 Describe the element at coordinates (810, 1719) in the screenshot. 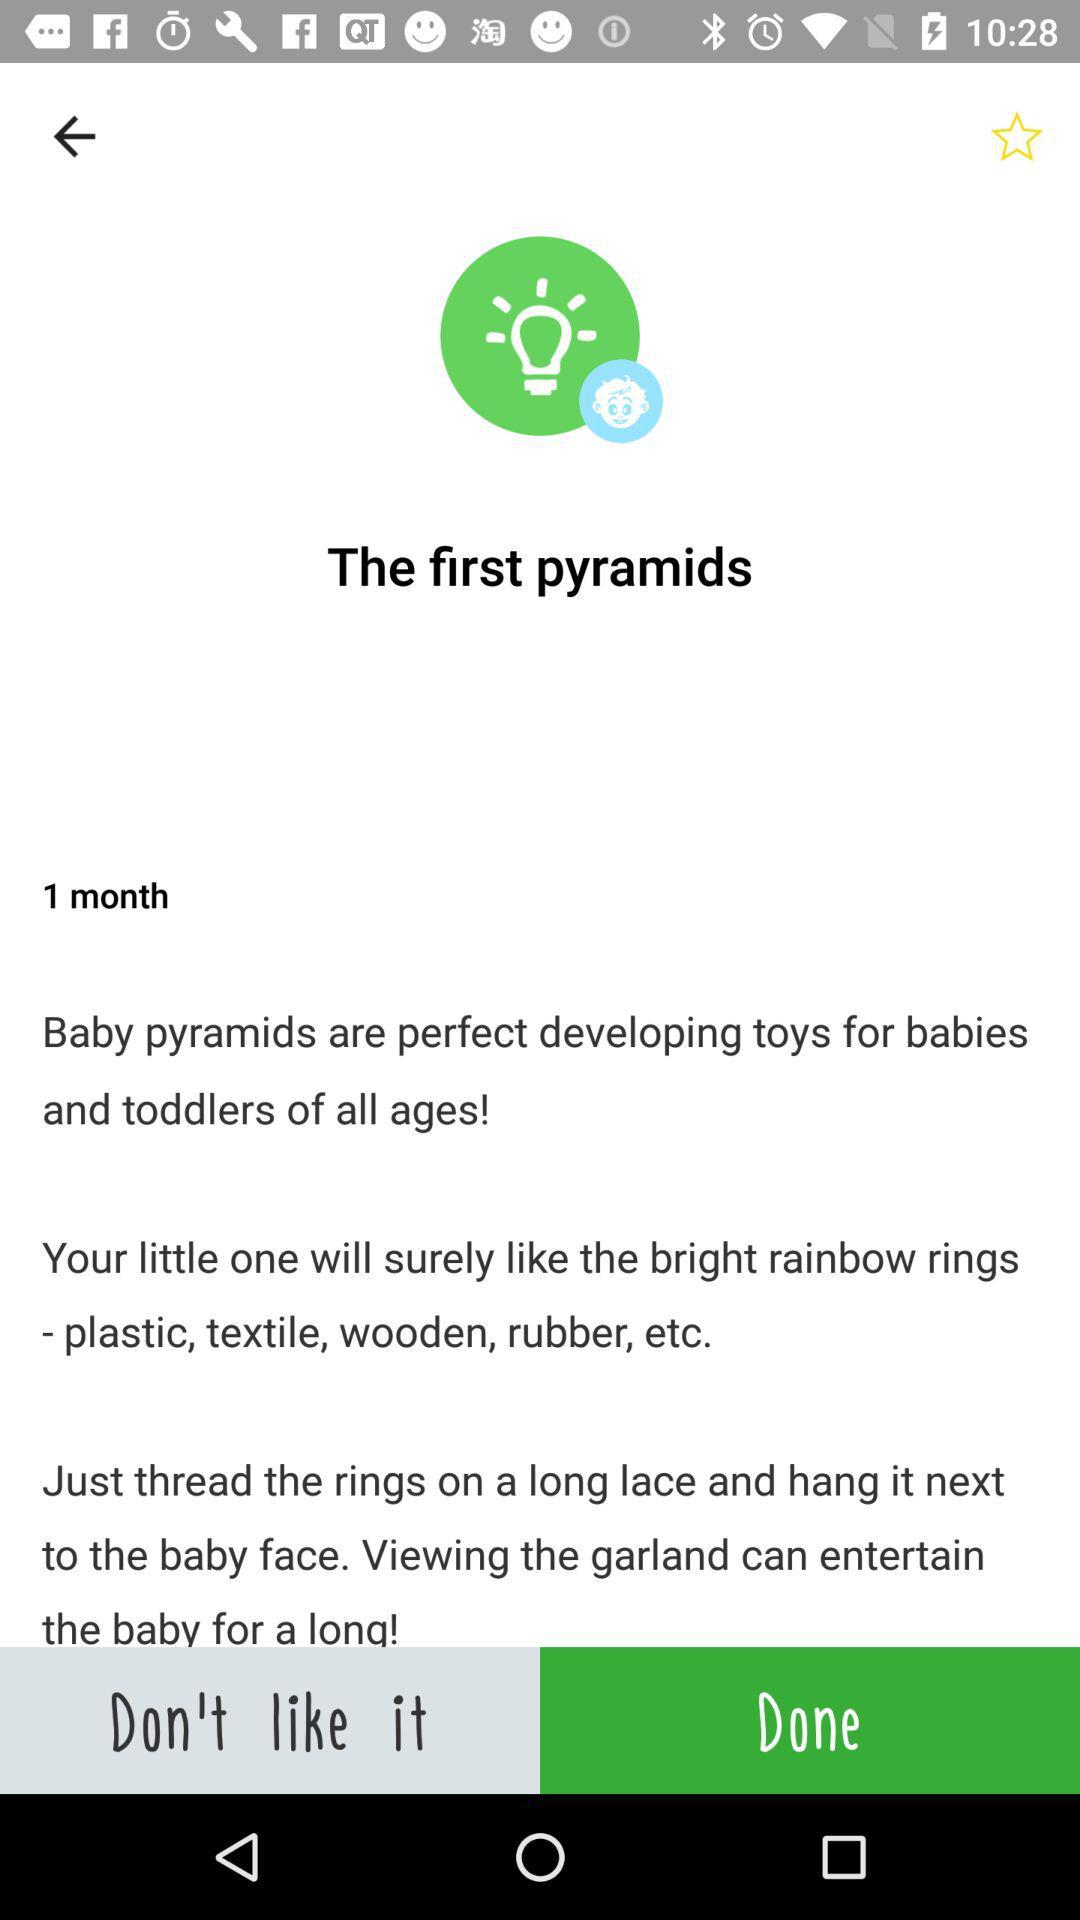

I see `item next to don t like` at that location.